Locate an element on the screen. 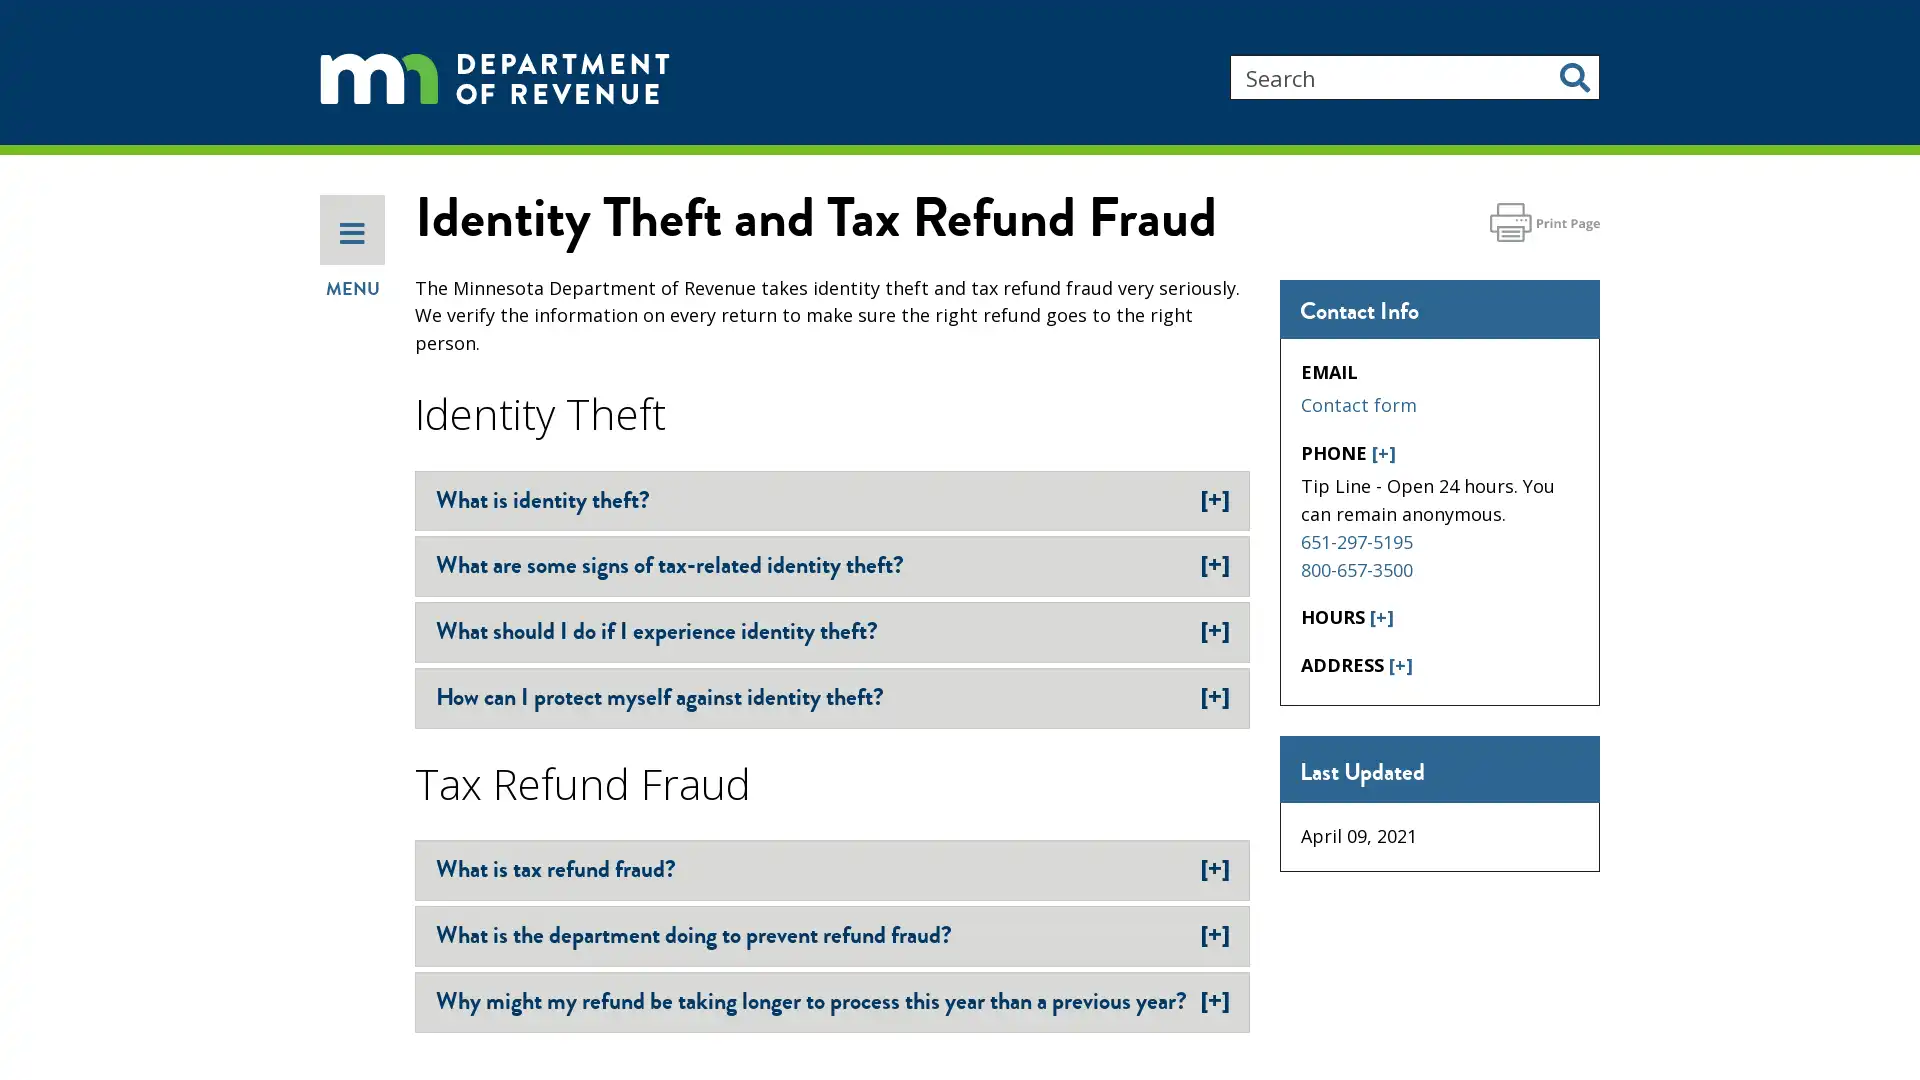  MENU is located at coordinates (352, 352).